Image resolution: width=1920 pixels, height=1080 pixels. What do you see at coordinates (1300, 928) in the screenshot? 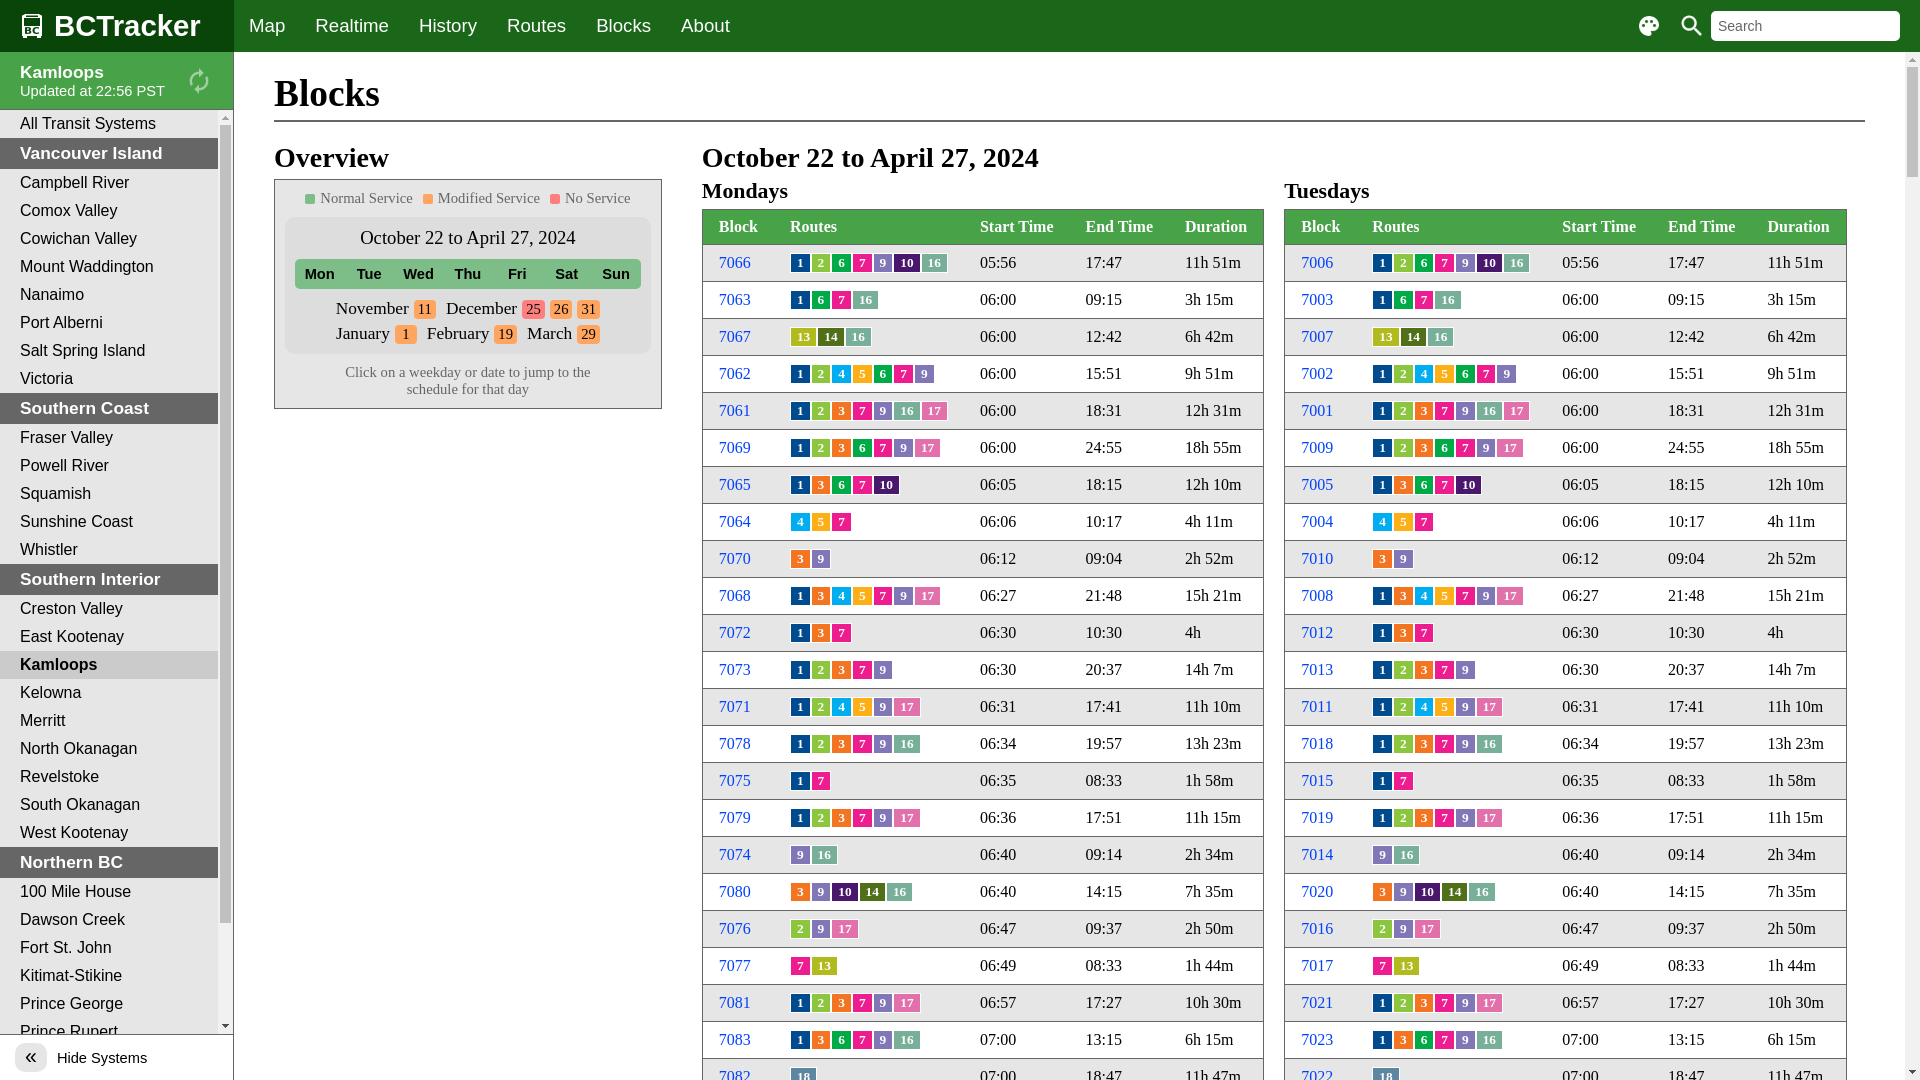
I see `'7016'` at bounding box center [1300, 928].